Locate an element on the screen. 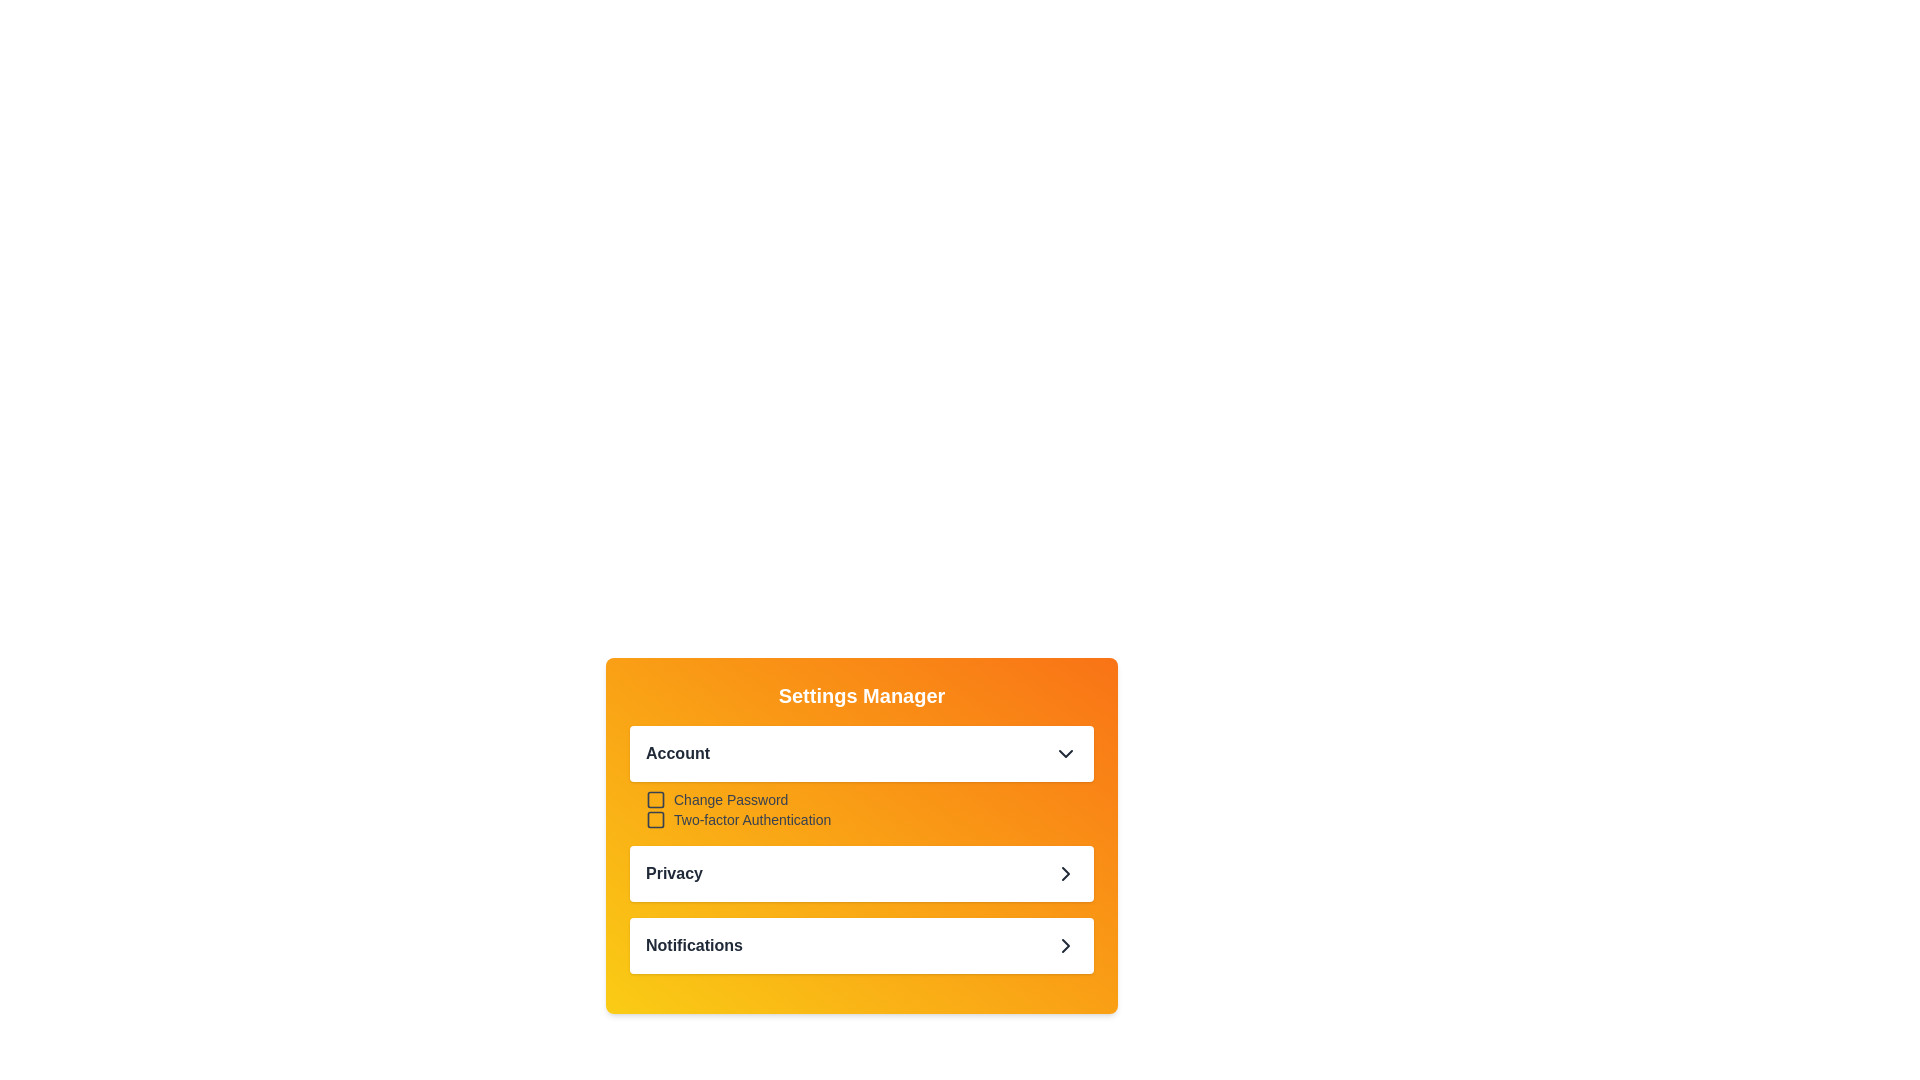 This screenshot has height=1080, width=1920. the 'Notifications' button with a white background and rounded edges located in the settings panel to trigger hover effects is located at coordinates (862, 945).